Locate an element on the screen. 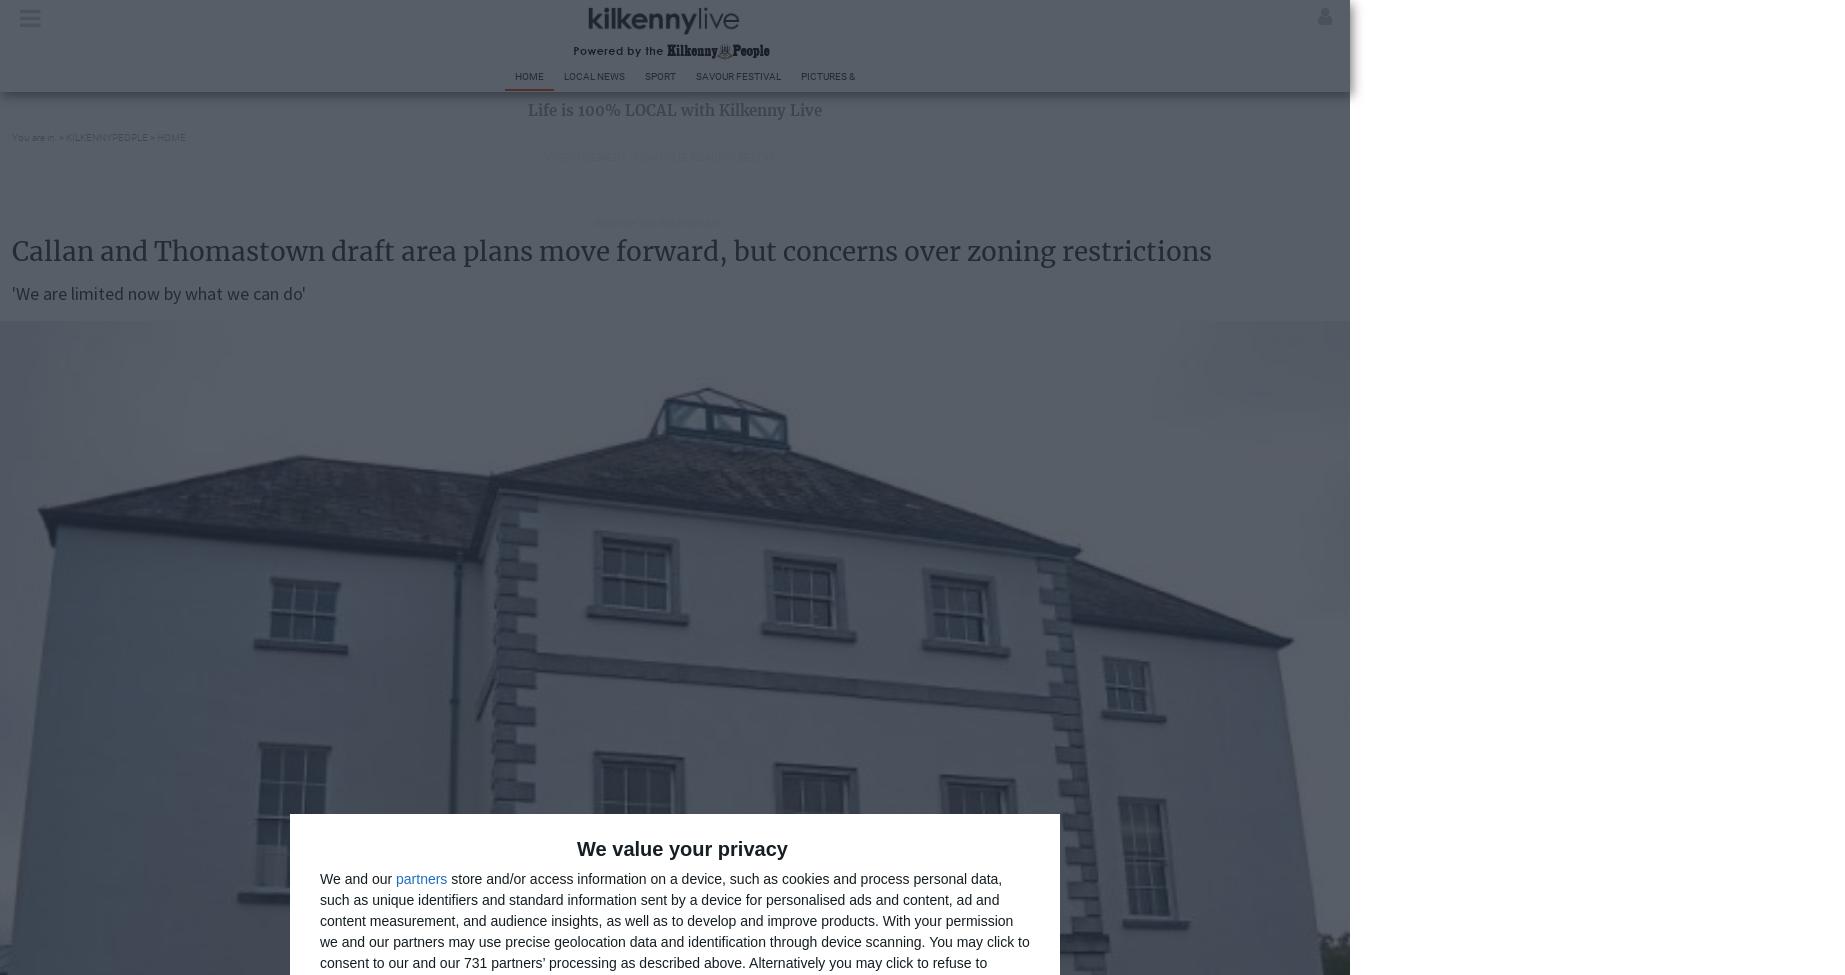  'What's On' is located at coordinates (1167, 76).